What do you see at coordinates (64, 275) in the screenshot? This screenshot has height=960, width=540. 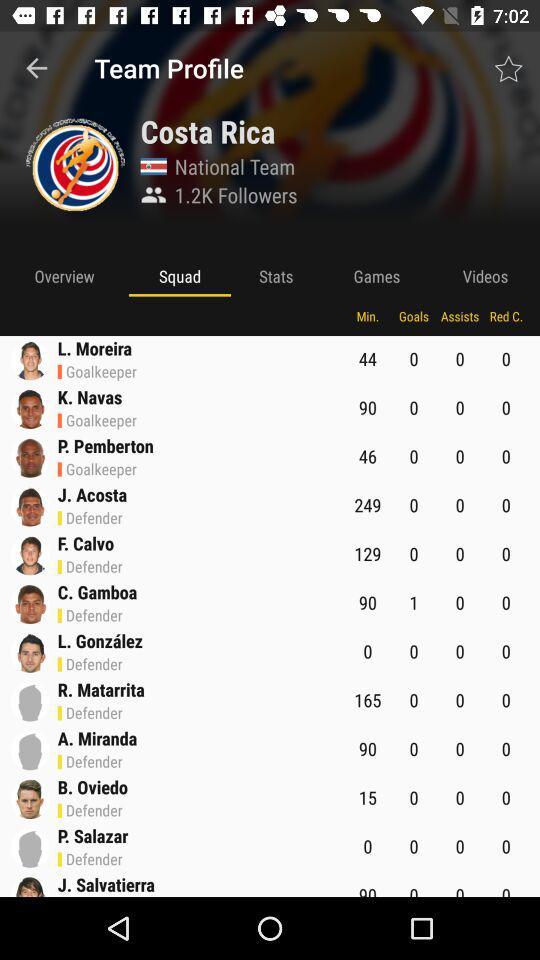 I see `the overview icon` at bounding box center [64, 275].